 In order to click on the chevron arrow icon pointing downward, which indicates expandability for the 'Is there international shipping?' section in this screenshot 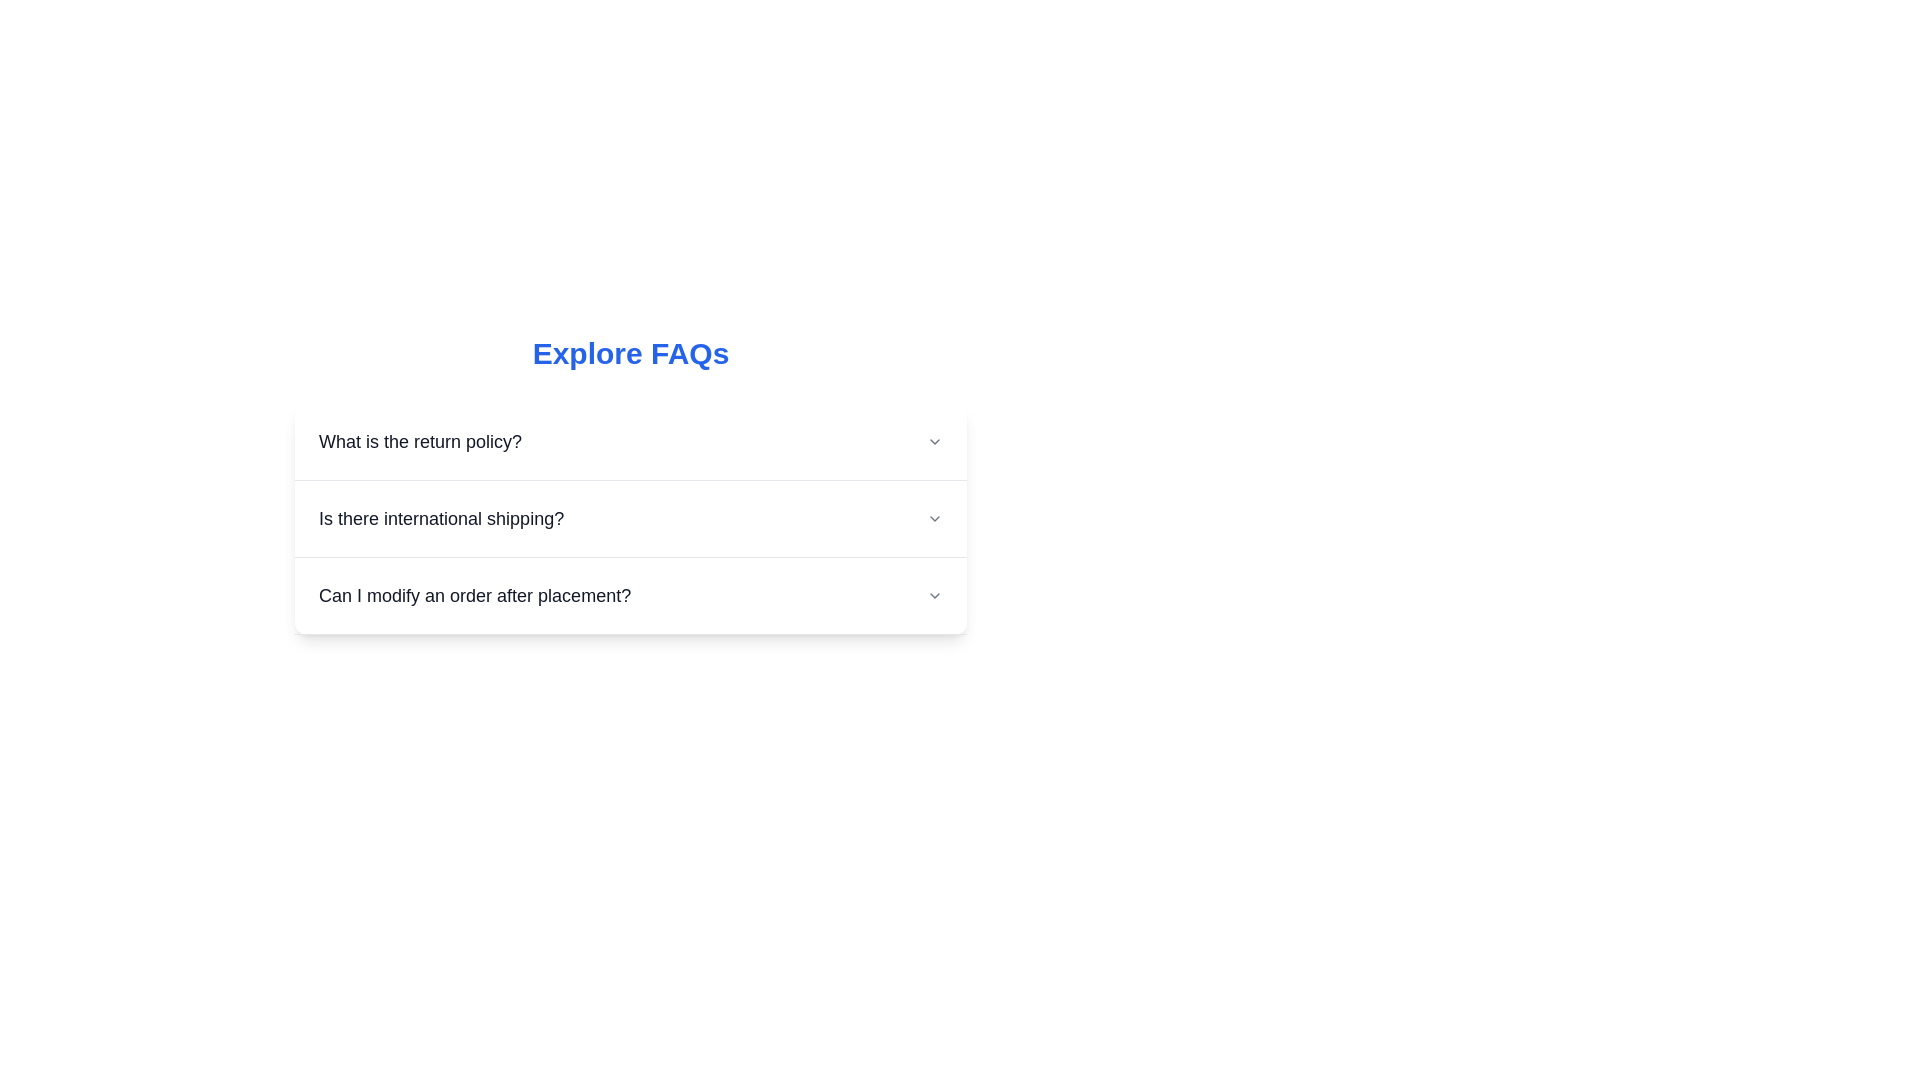, I will do `click(934, 518)`.